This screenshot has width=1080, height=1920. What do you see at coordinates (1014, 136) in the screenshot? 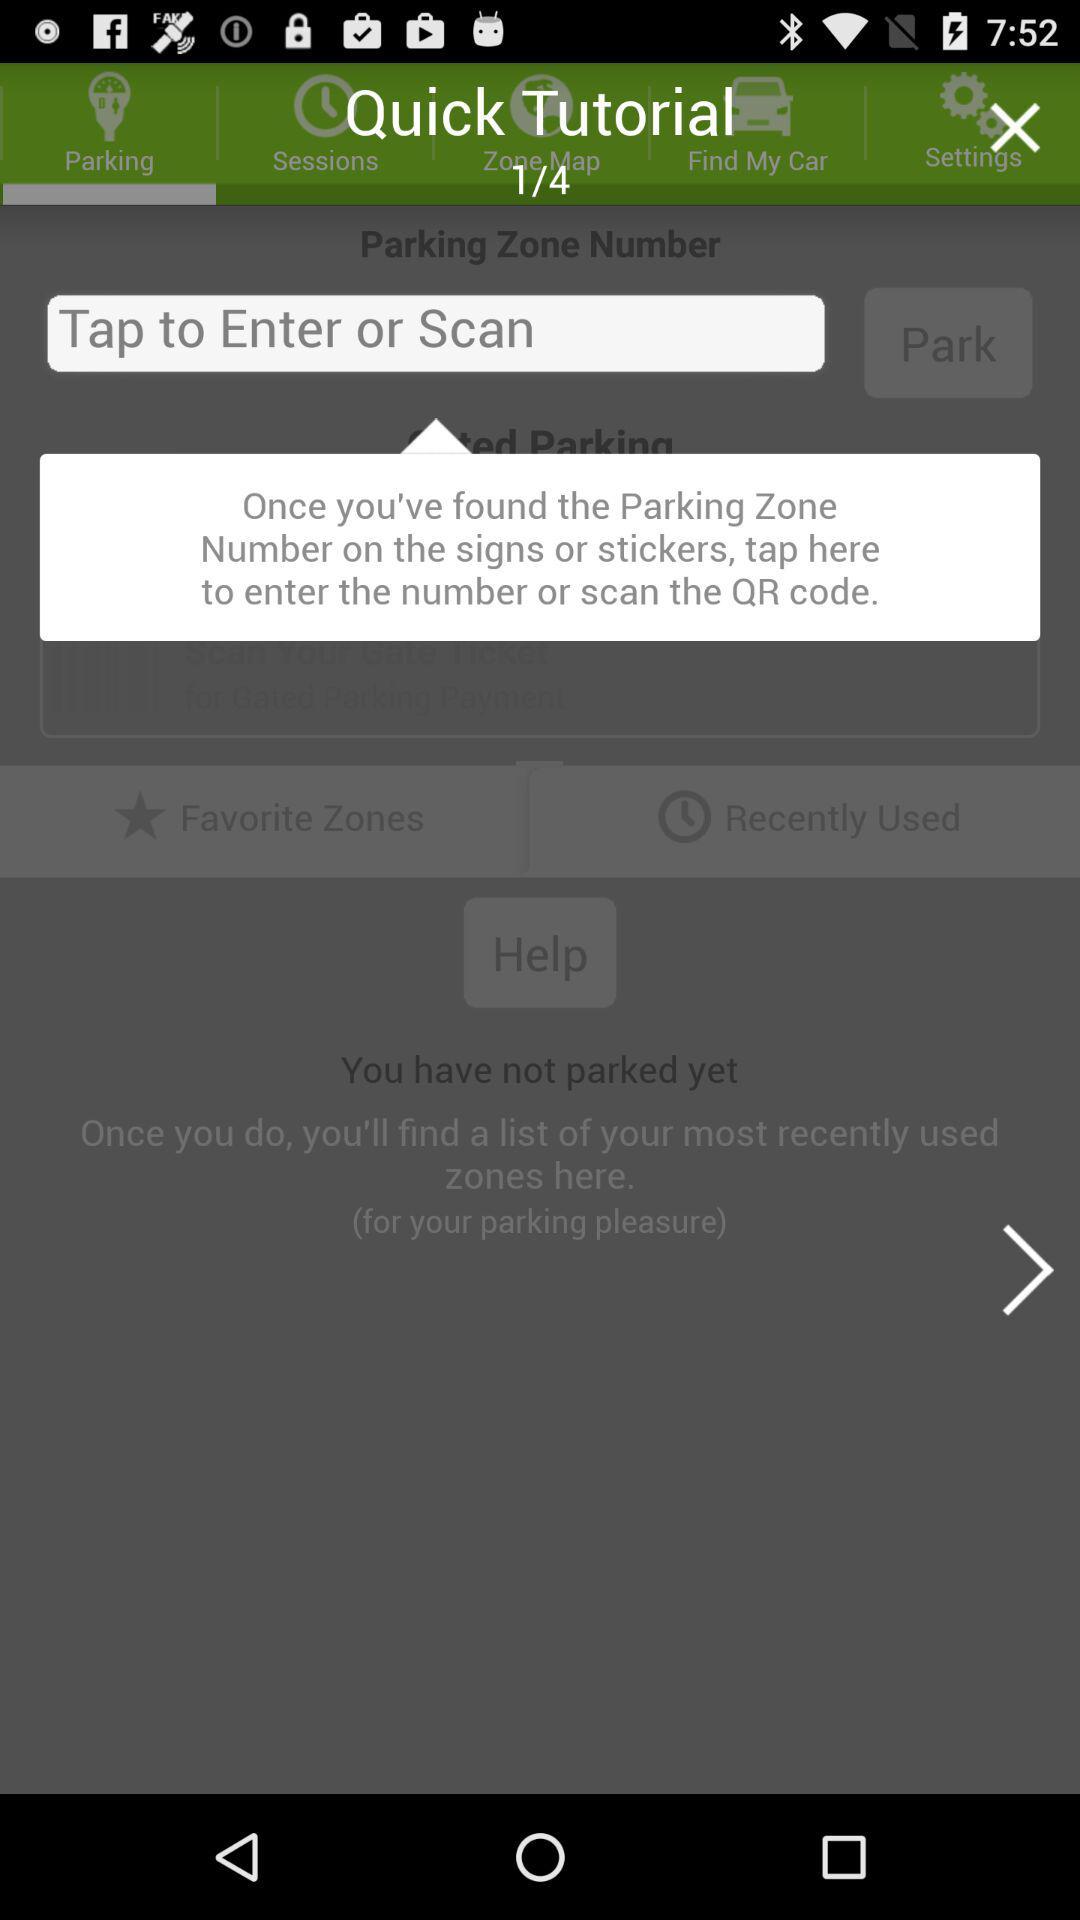
I see `the close icon` at bounding box center [1014, 136].